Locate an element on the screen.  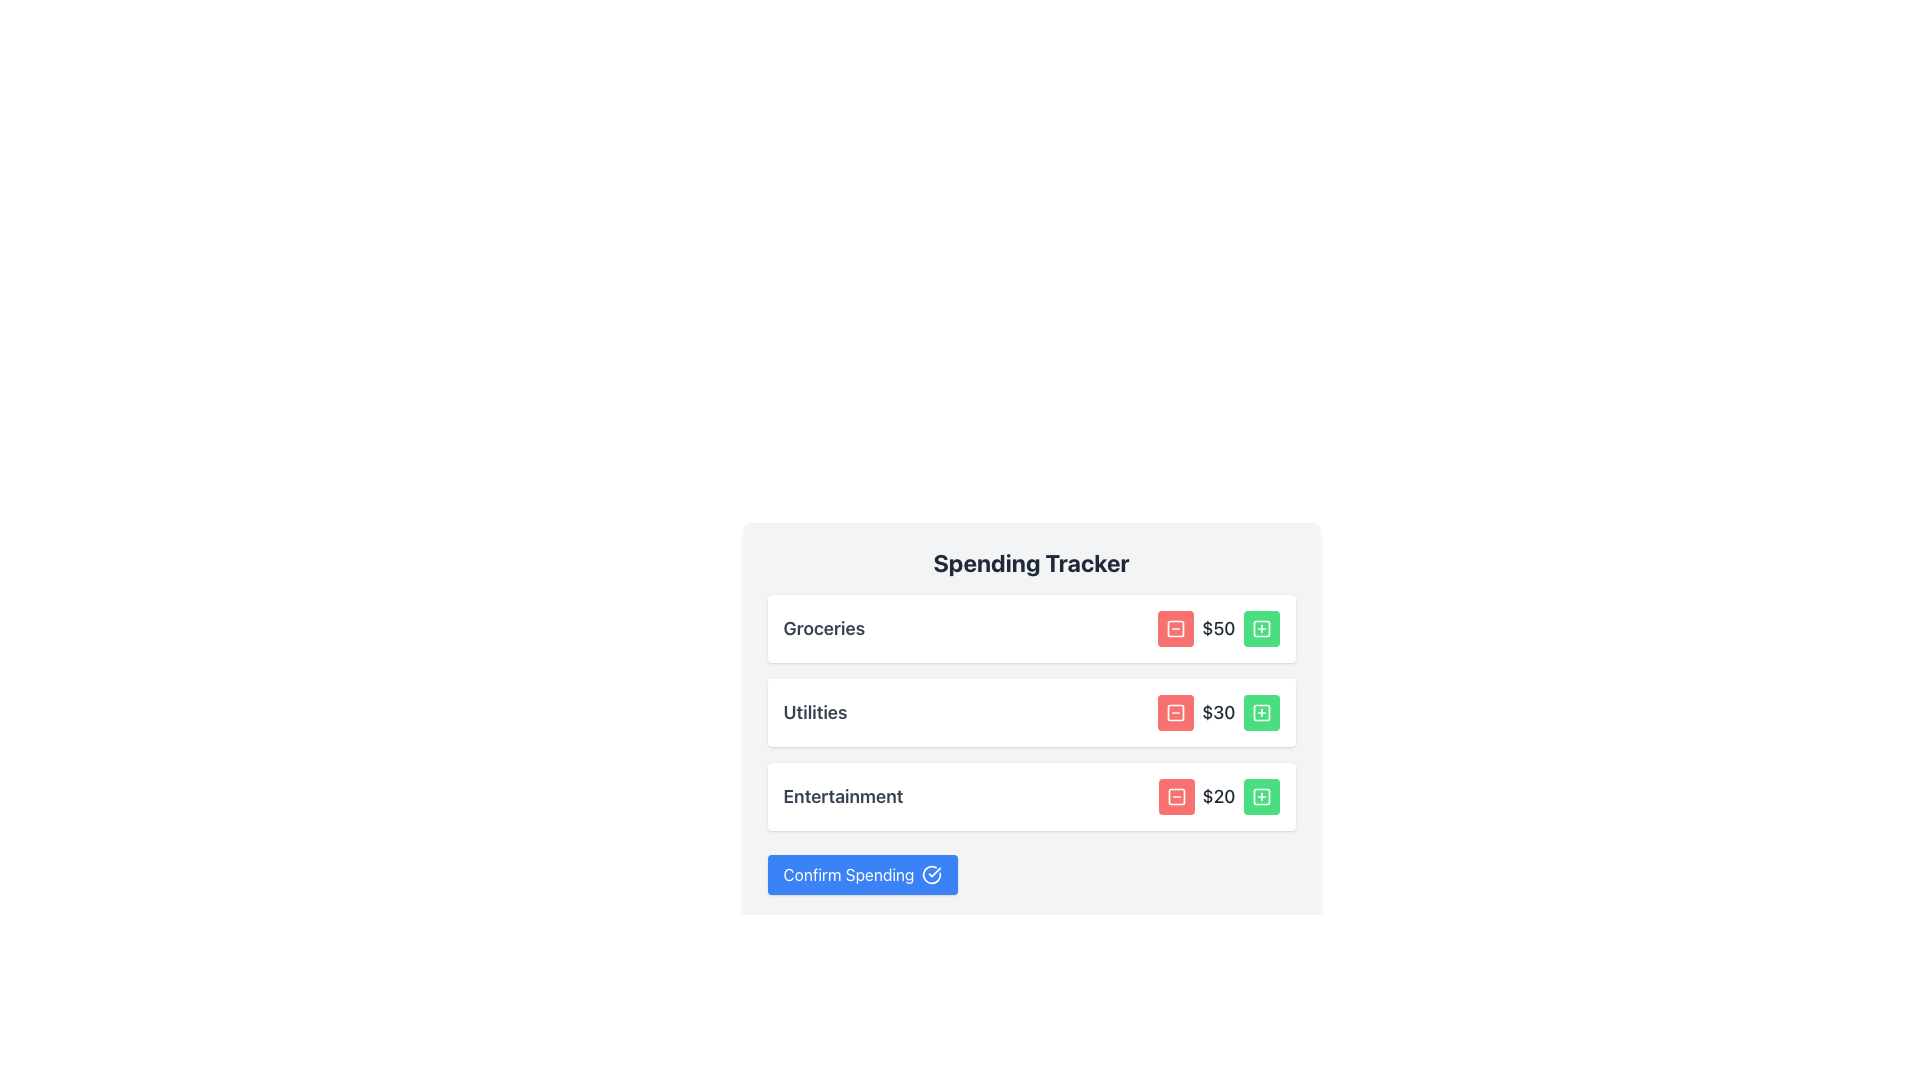
the rightmost button in the row that increments a count or value, located to the right of the '$50' text is located at coordinates (1260, 627).